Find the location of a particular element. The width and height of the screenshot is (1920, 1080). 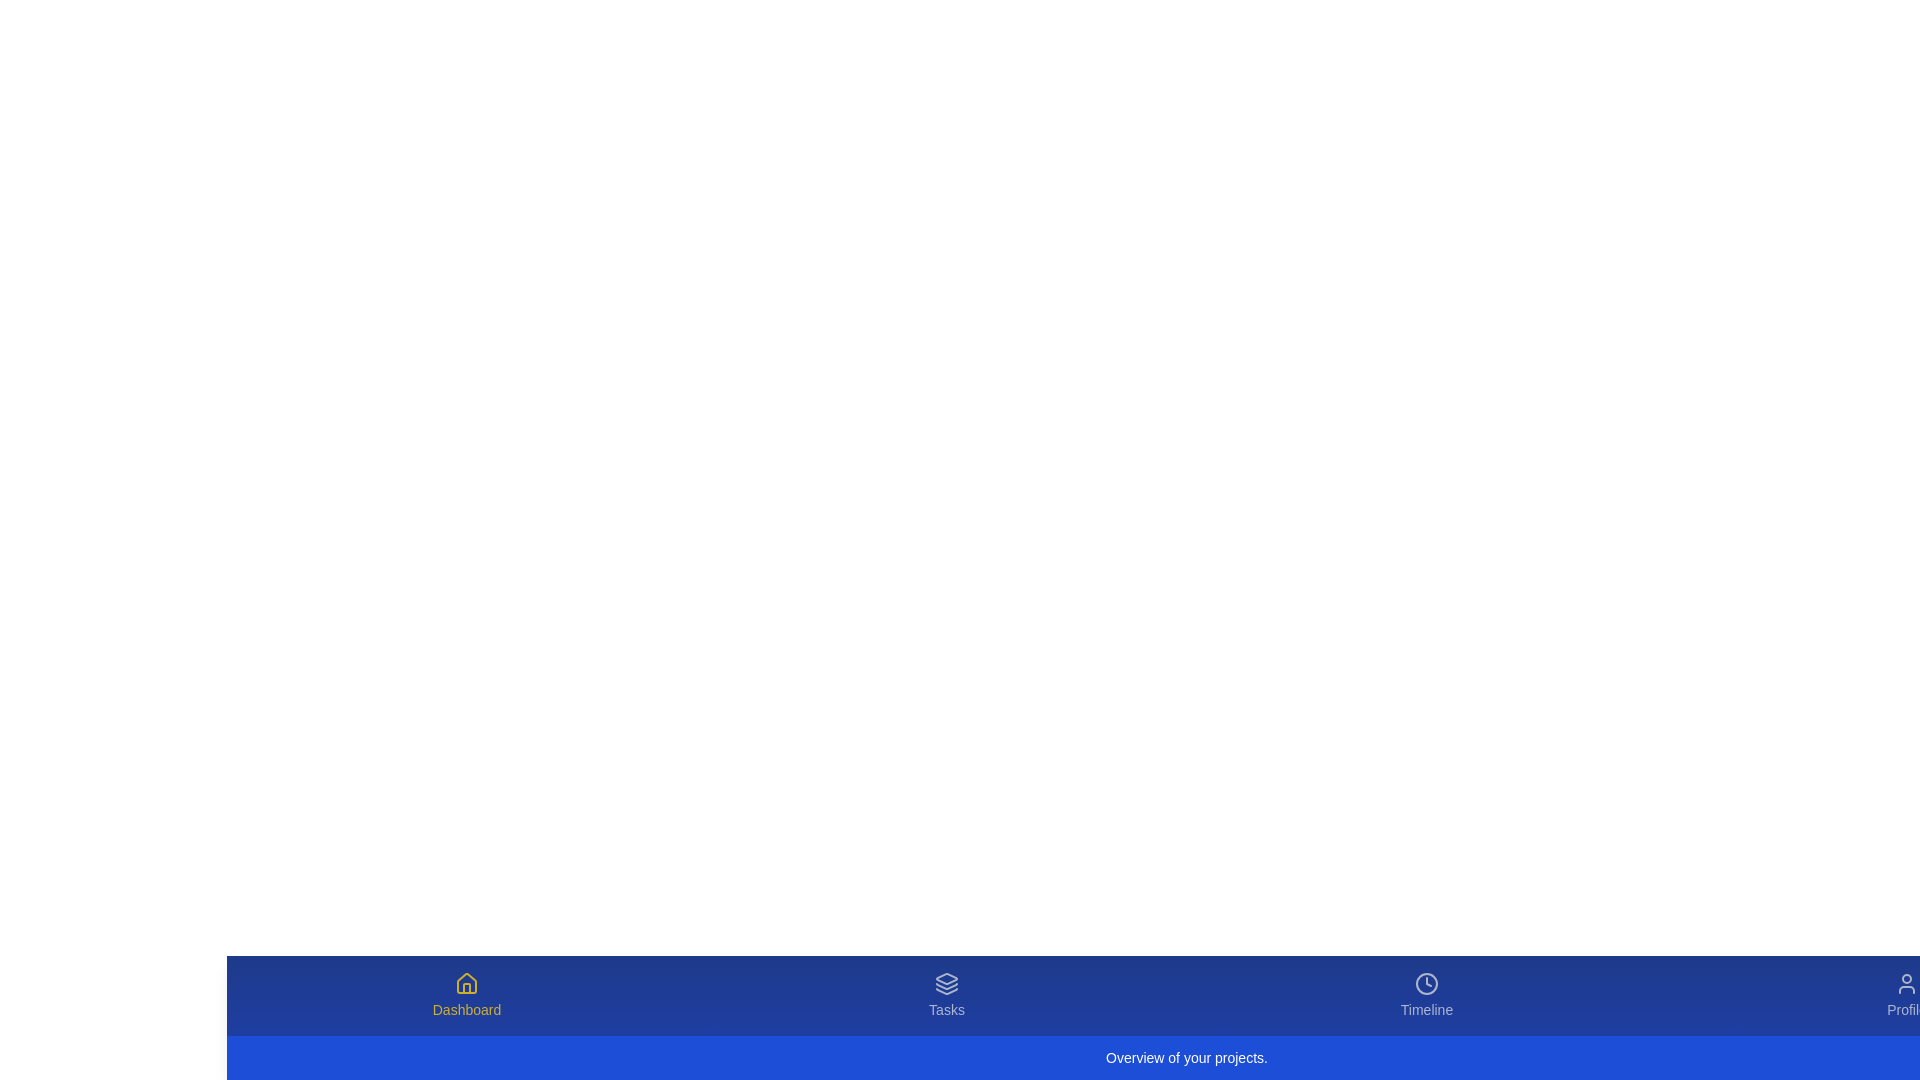

the Timeline tab by clicking on its button is located at coordinates (1425, 995).